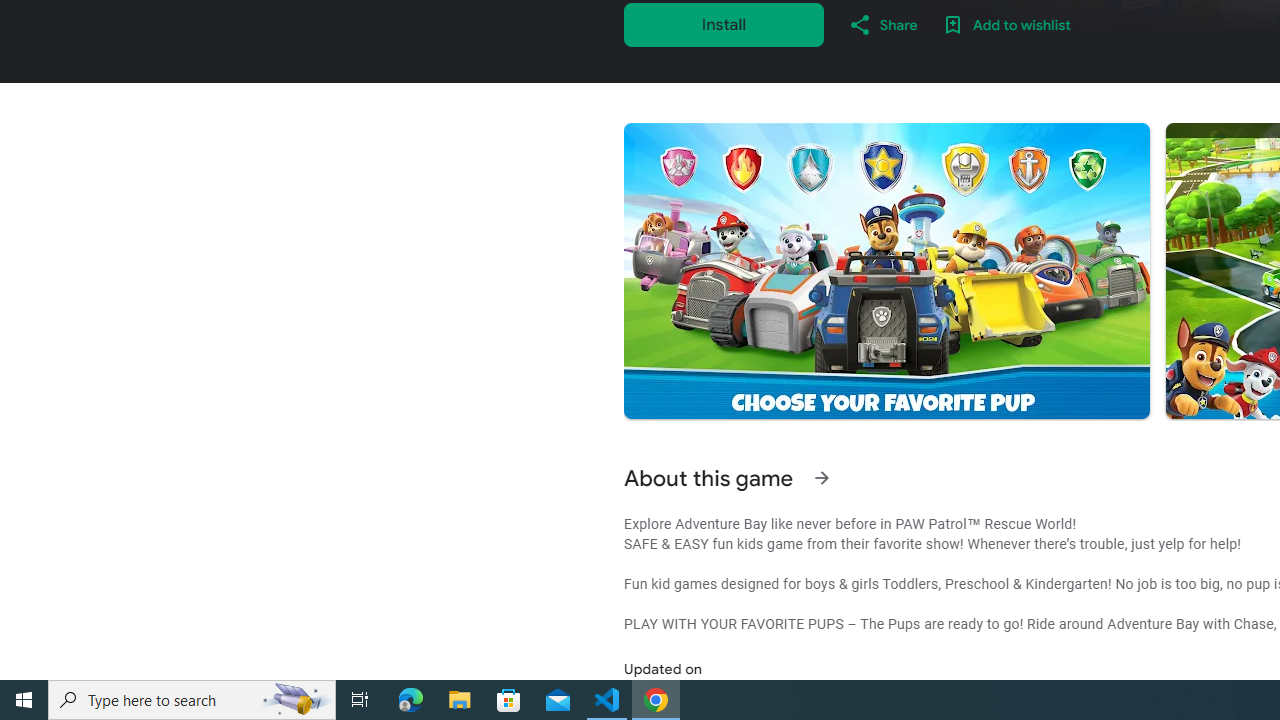  I want to click on 'See more information on About this game', so click(821, 478).